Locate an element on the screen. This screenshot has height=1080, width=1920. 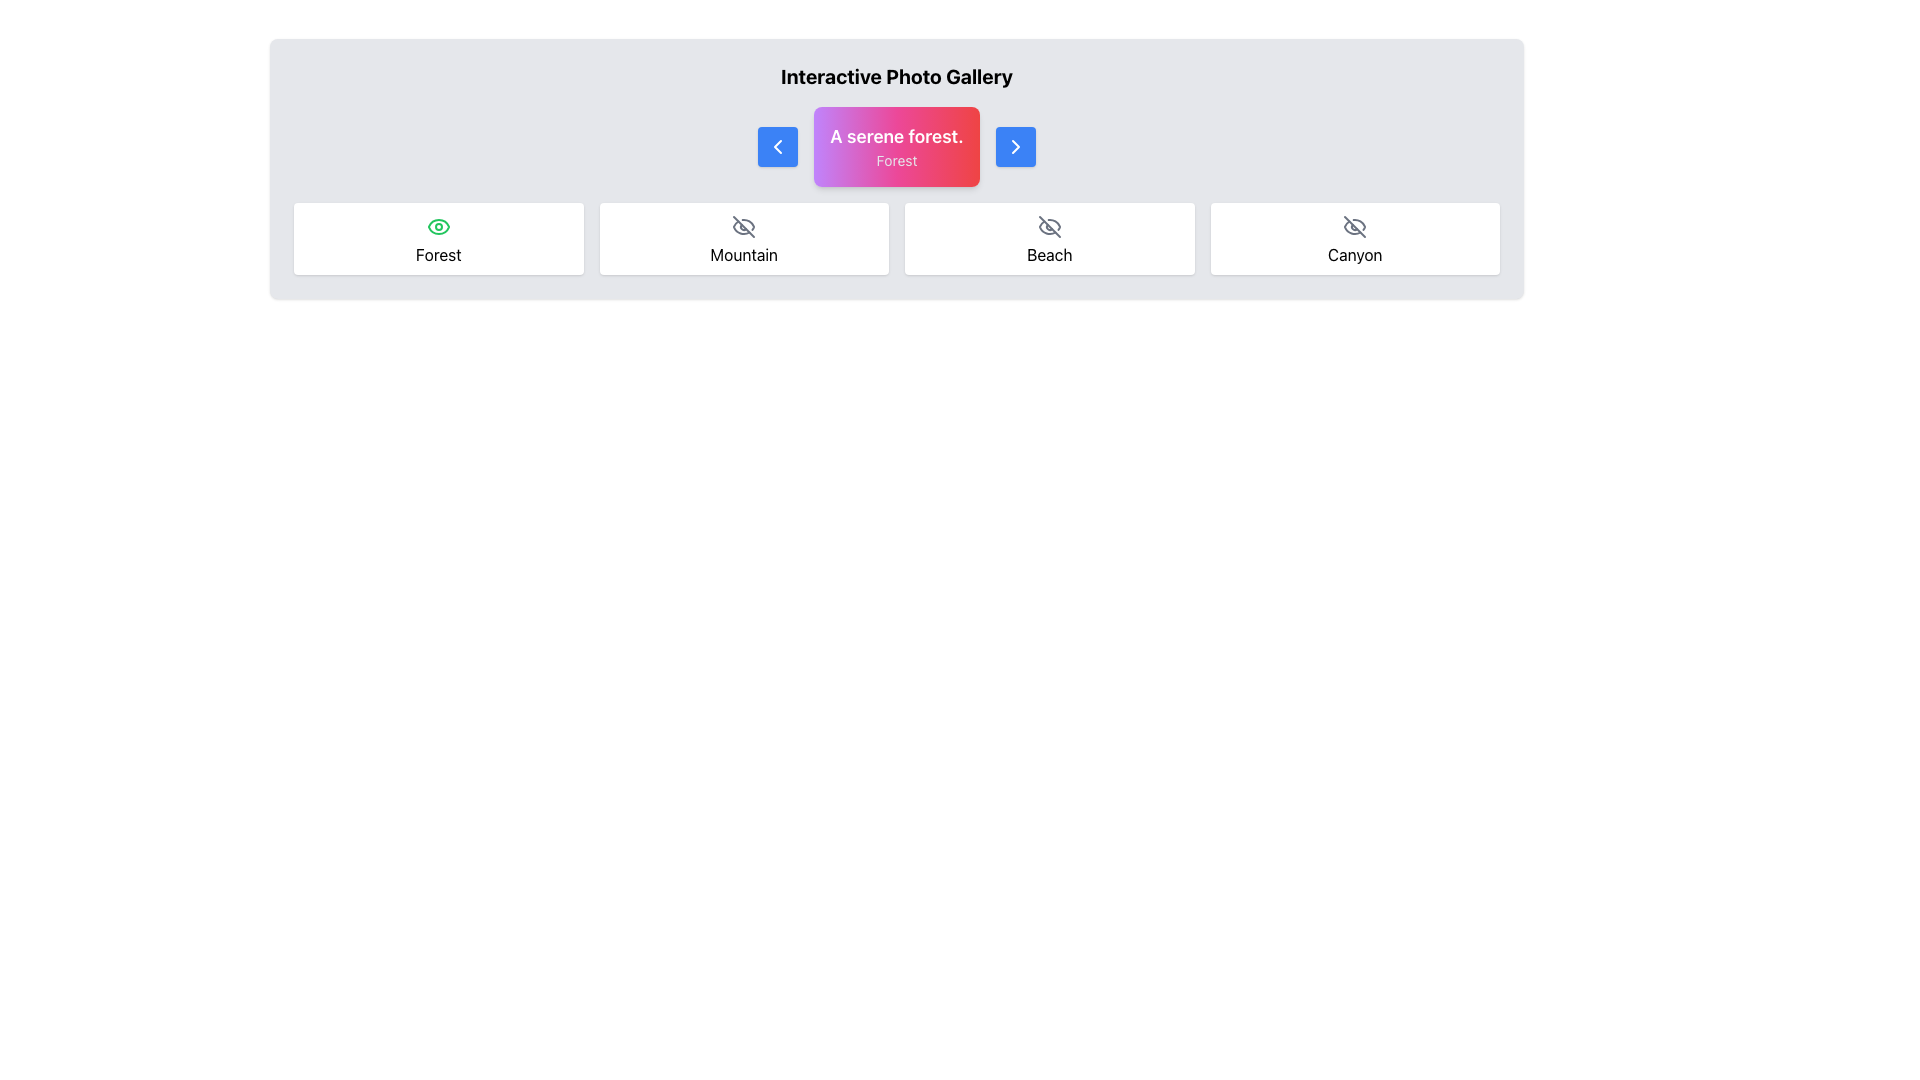
the upper part of the eye representation in the eye-off icon located on the Beach card is located at coordinates (1053, 224).